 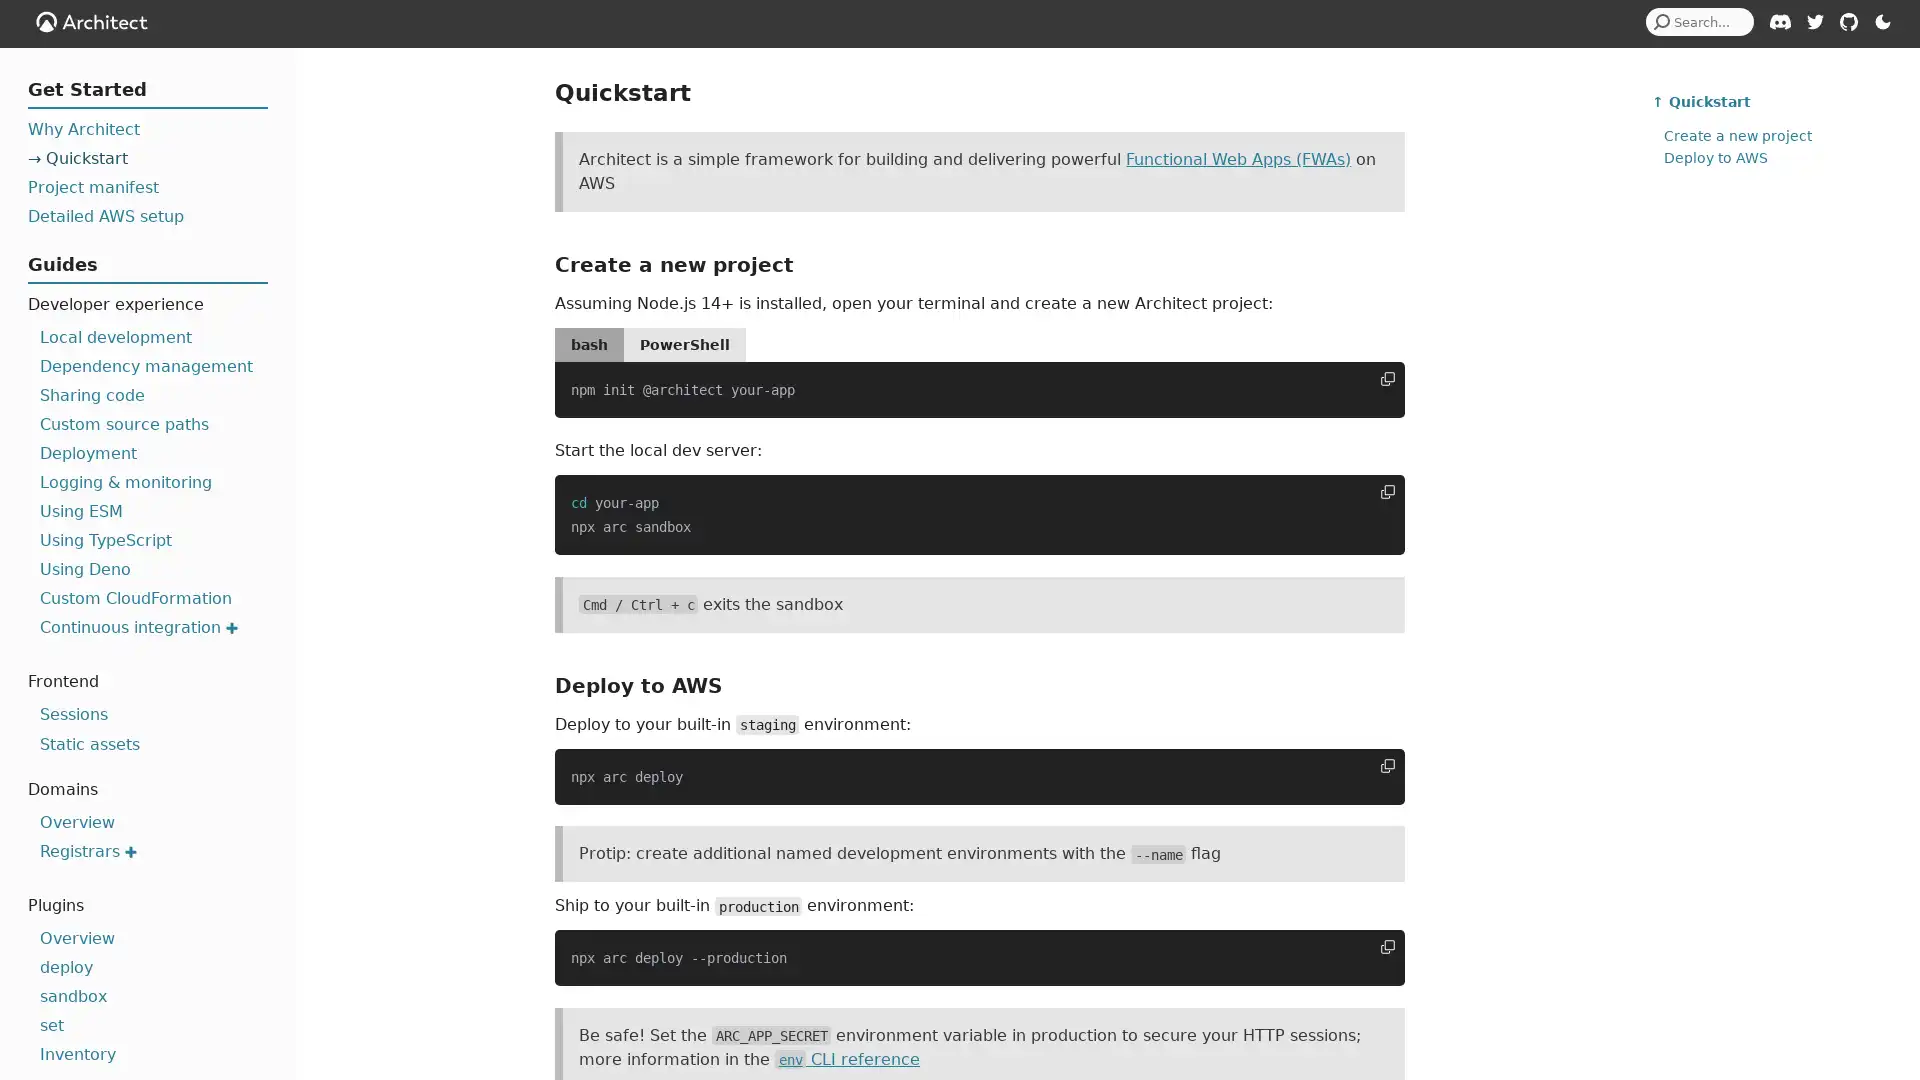 I want to click on bash, so click(x=588, y=343).